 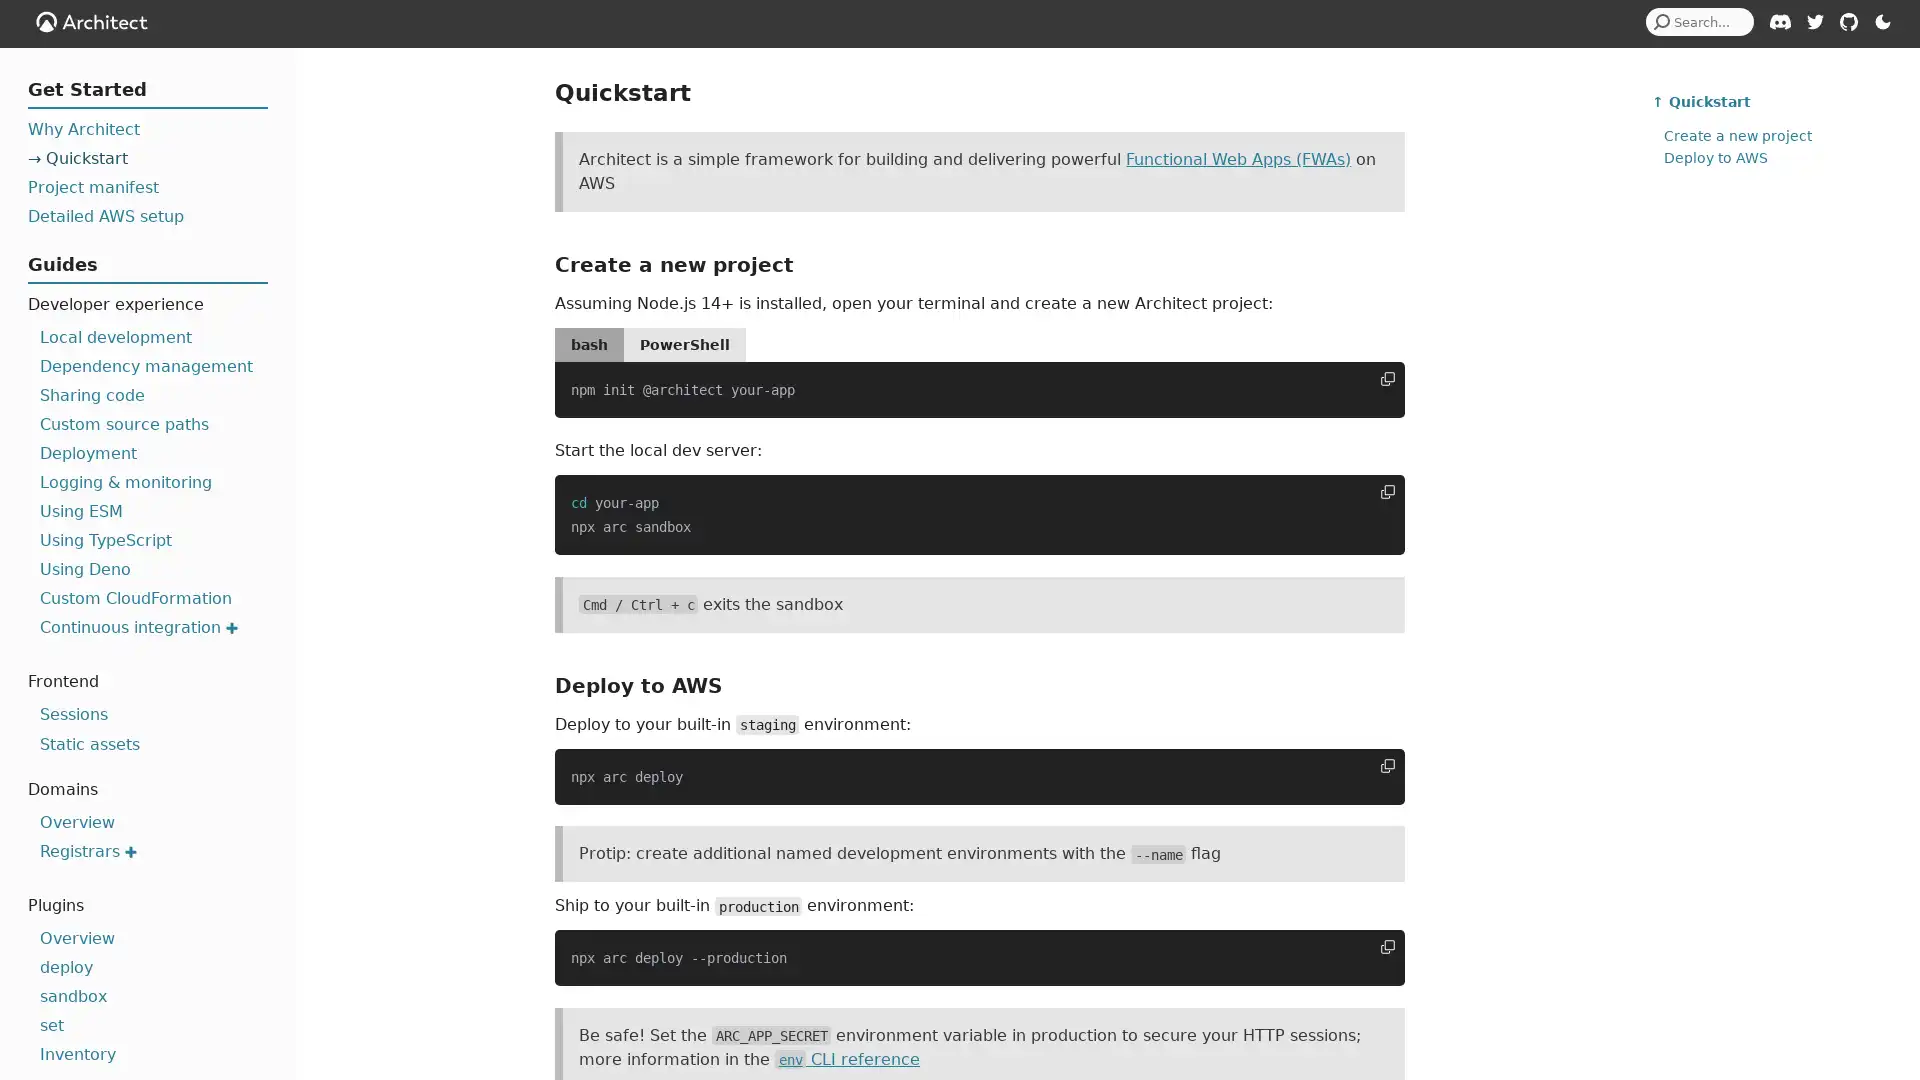 I want to click on bash, so click(x=588, y=343).